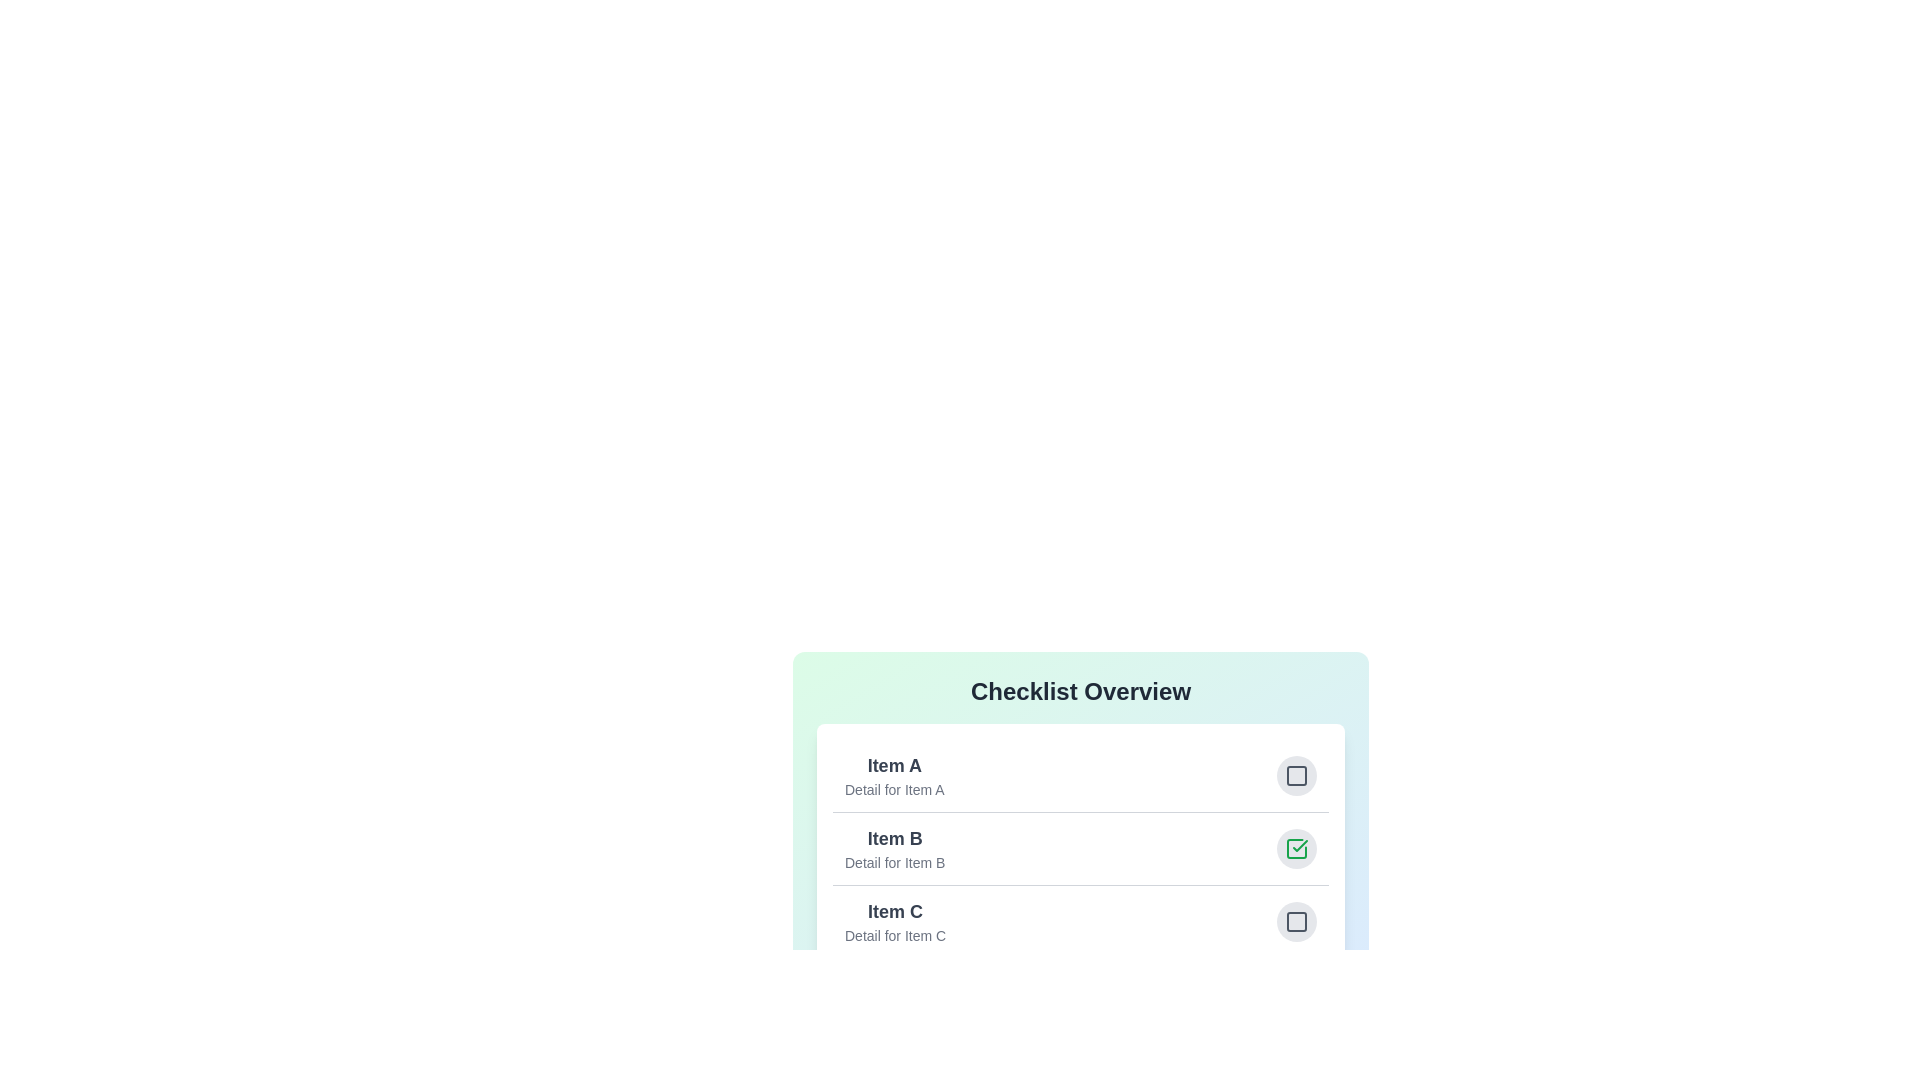 The height and width of the screenshot is (1080, 1920). I want to click on the item Item A to view its details, so click(1079, 774).